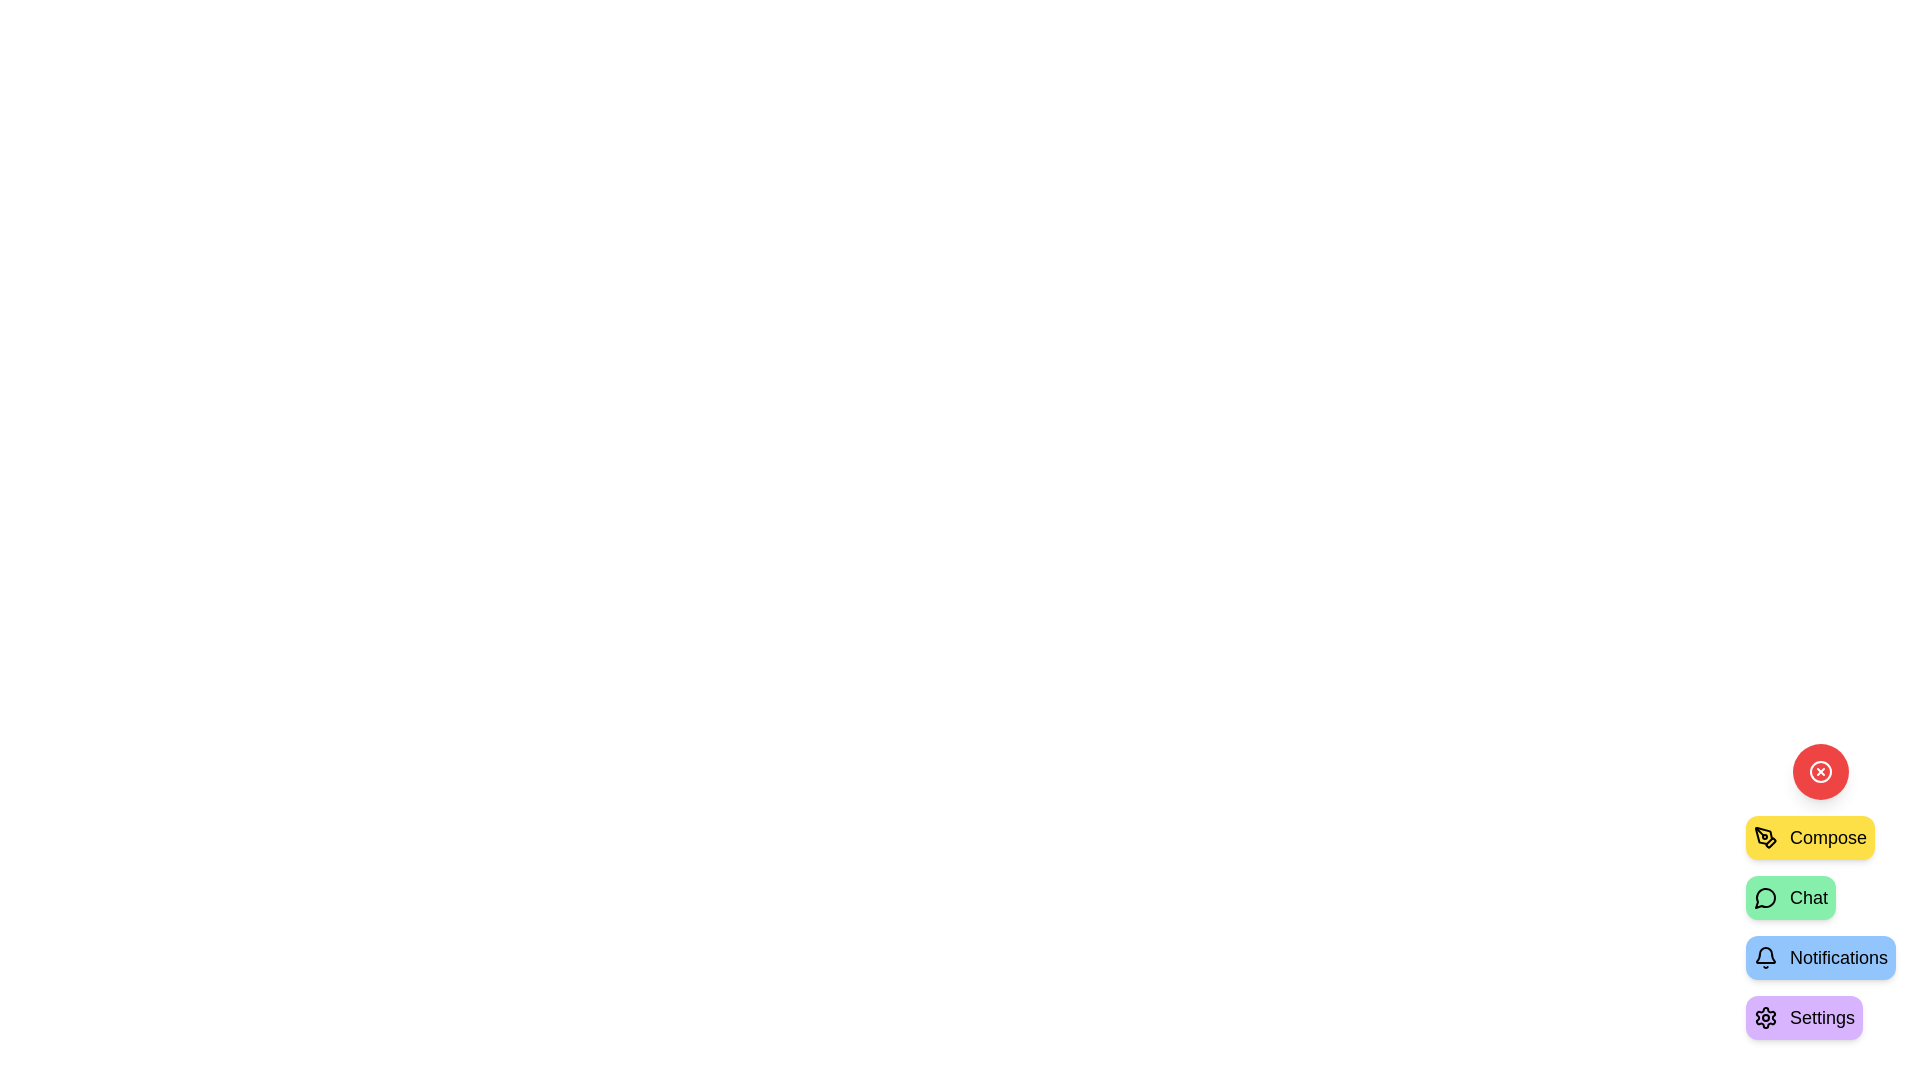 Image resolution: width=1920 pixels, height=1080 pixels. Describe the element at coordinates (1804, 1018) in the screenshot. I see `the 'Settings' button to select the 'Settings' action` at that location.